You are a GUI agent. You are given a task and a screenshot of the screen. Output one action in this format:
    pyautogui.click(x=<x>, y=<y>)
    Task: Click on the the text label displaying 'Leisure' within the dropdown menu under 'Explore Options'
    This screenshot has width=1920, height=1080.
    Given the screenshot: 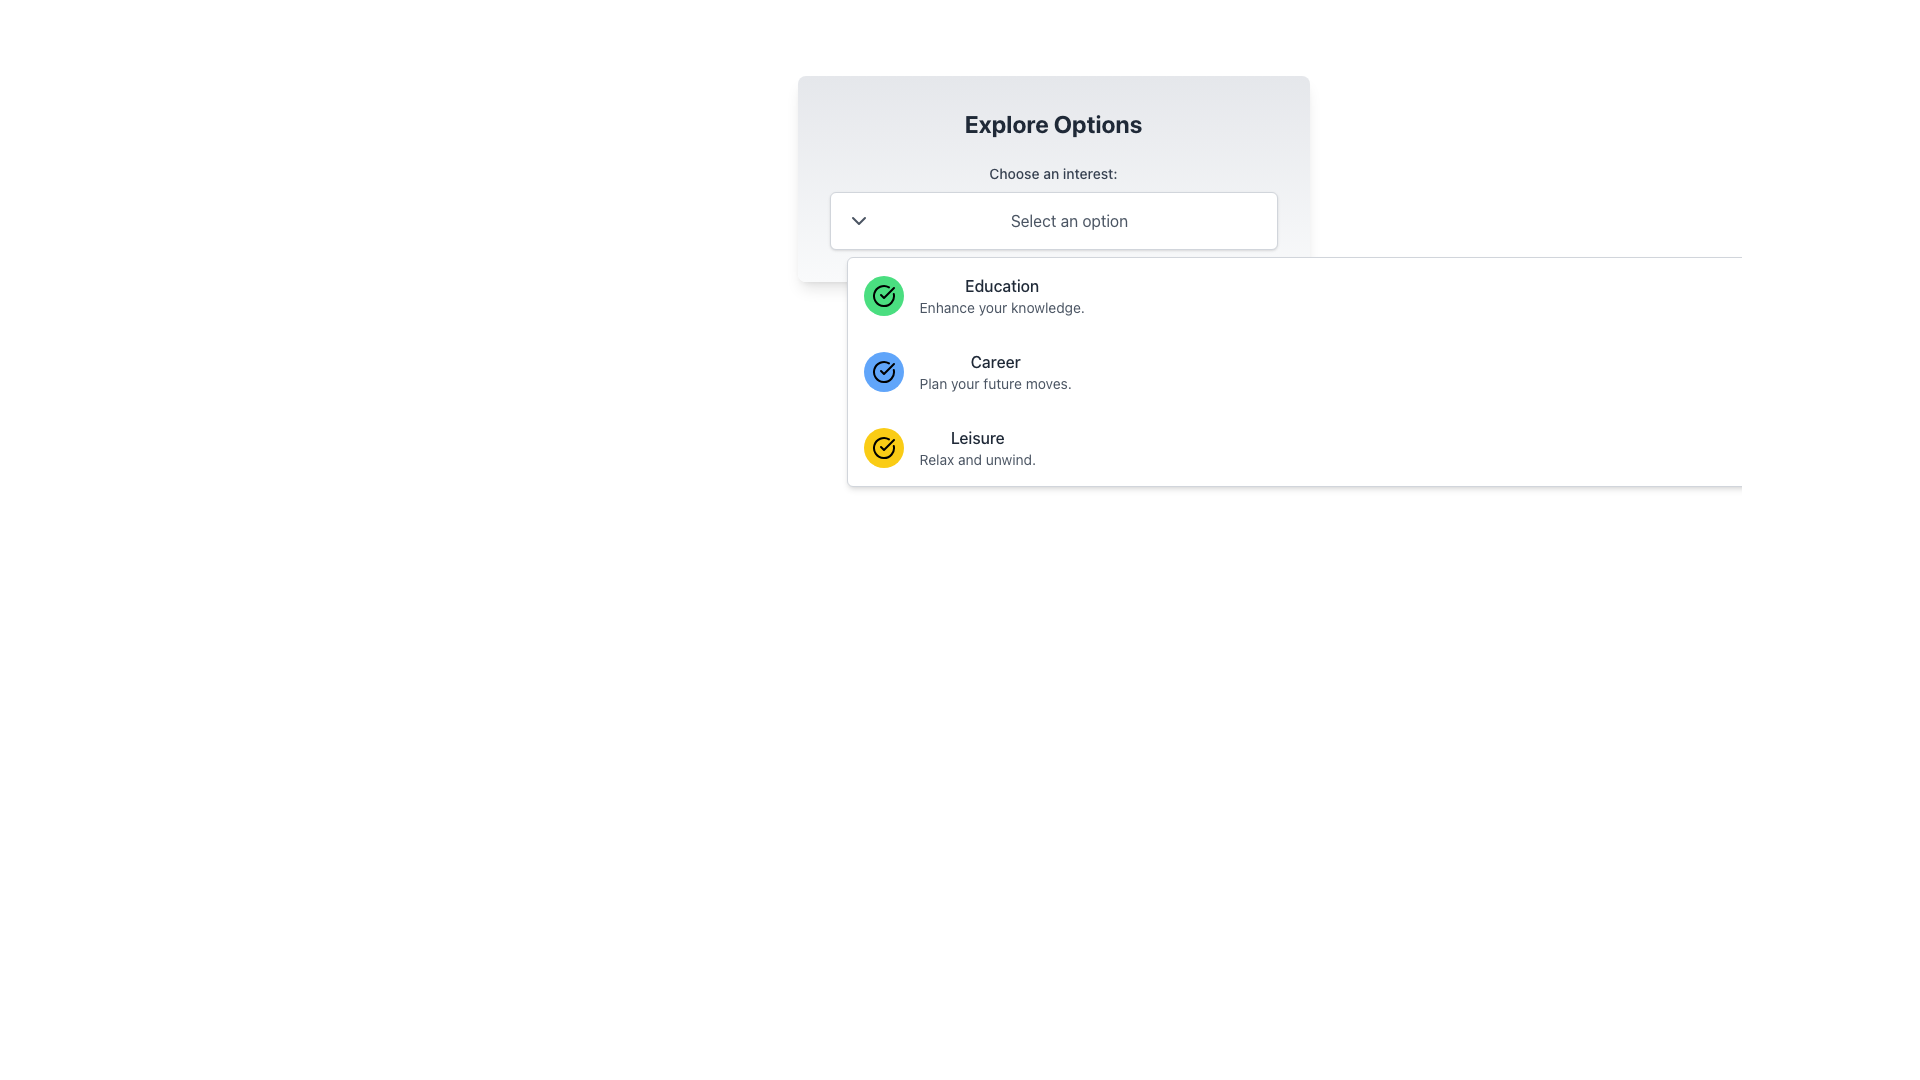 What is the action you would take?
    pyautogui.click(x=977, y=437)
    